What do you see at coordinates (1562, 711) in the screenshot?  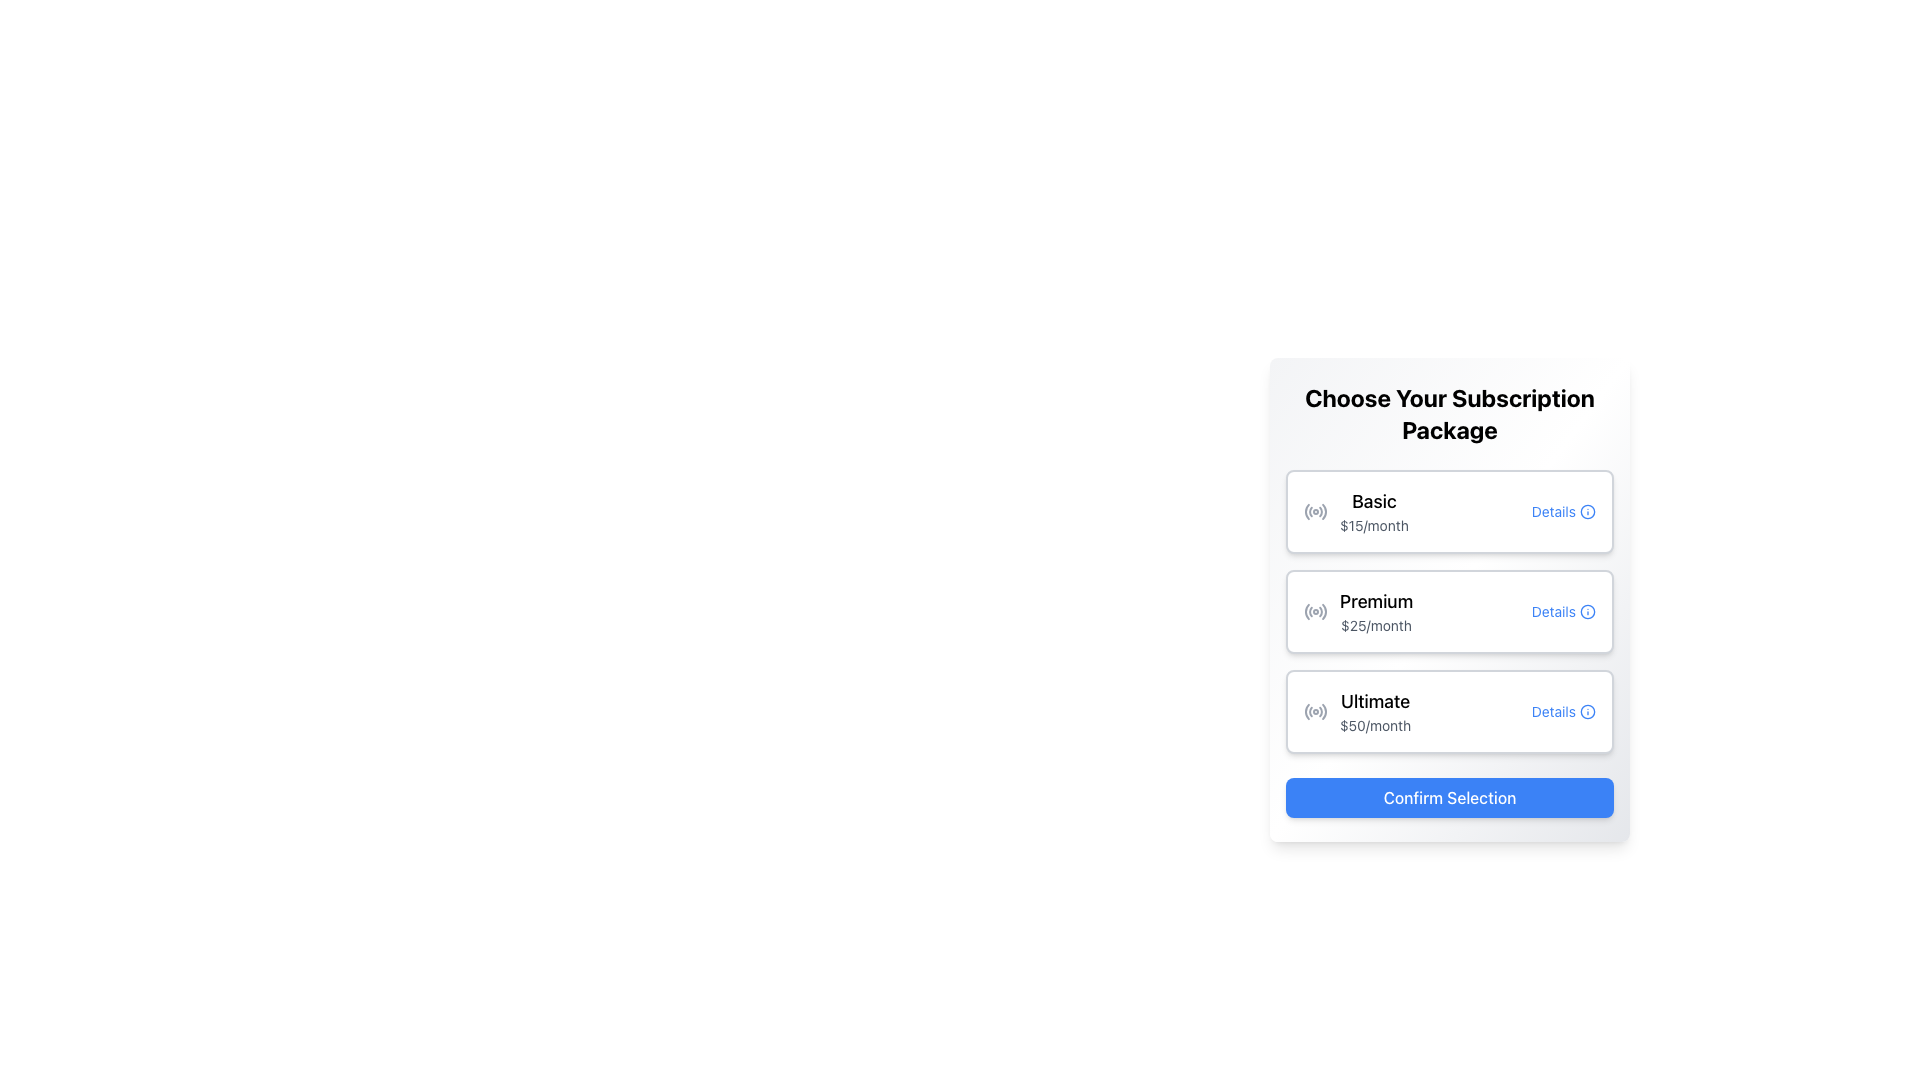 I see `the 'Details' link styled in a small blue font, associated with the '$50/month' Ultimate subscription option` at bounding box center [1562, 711].